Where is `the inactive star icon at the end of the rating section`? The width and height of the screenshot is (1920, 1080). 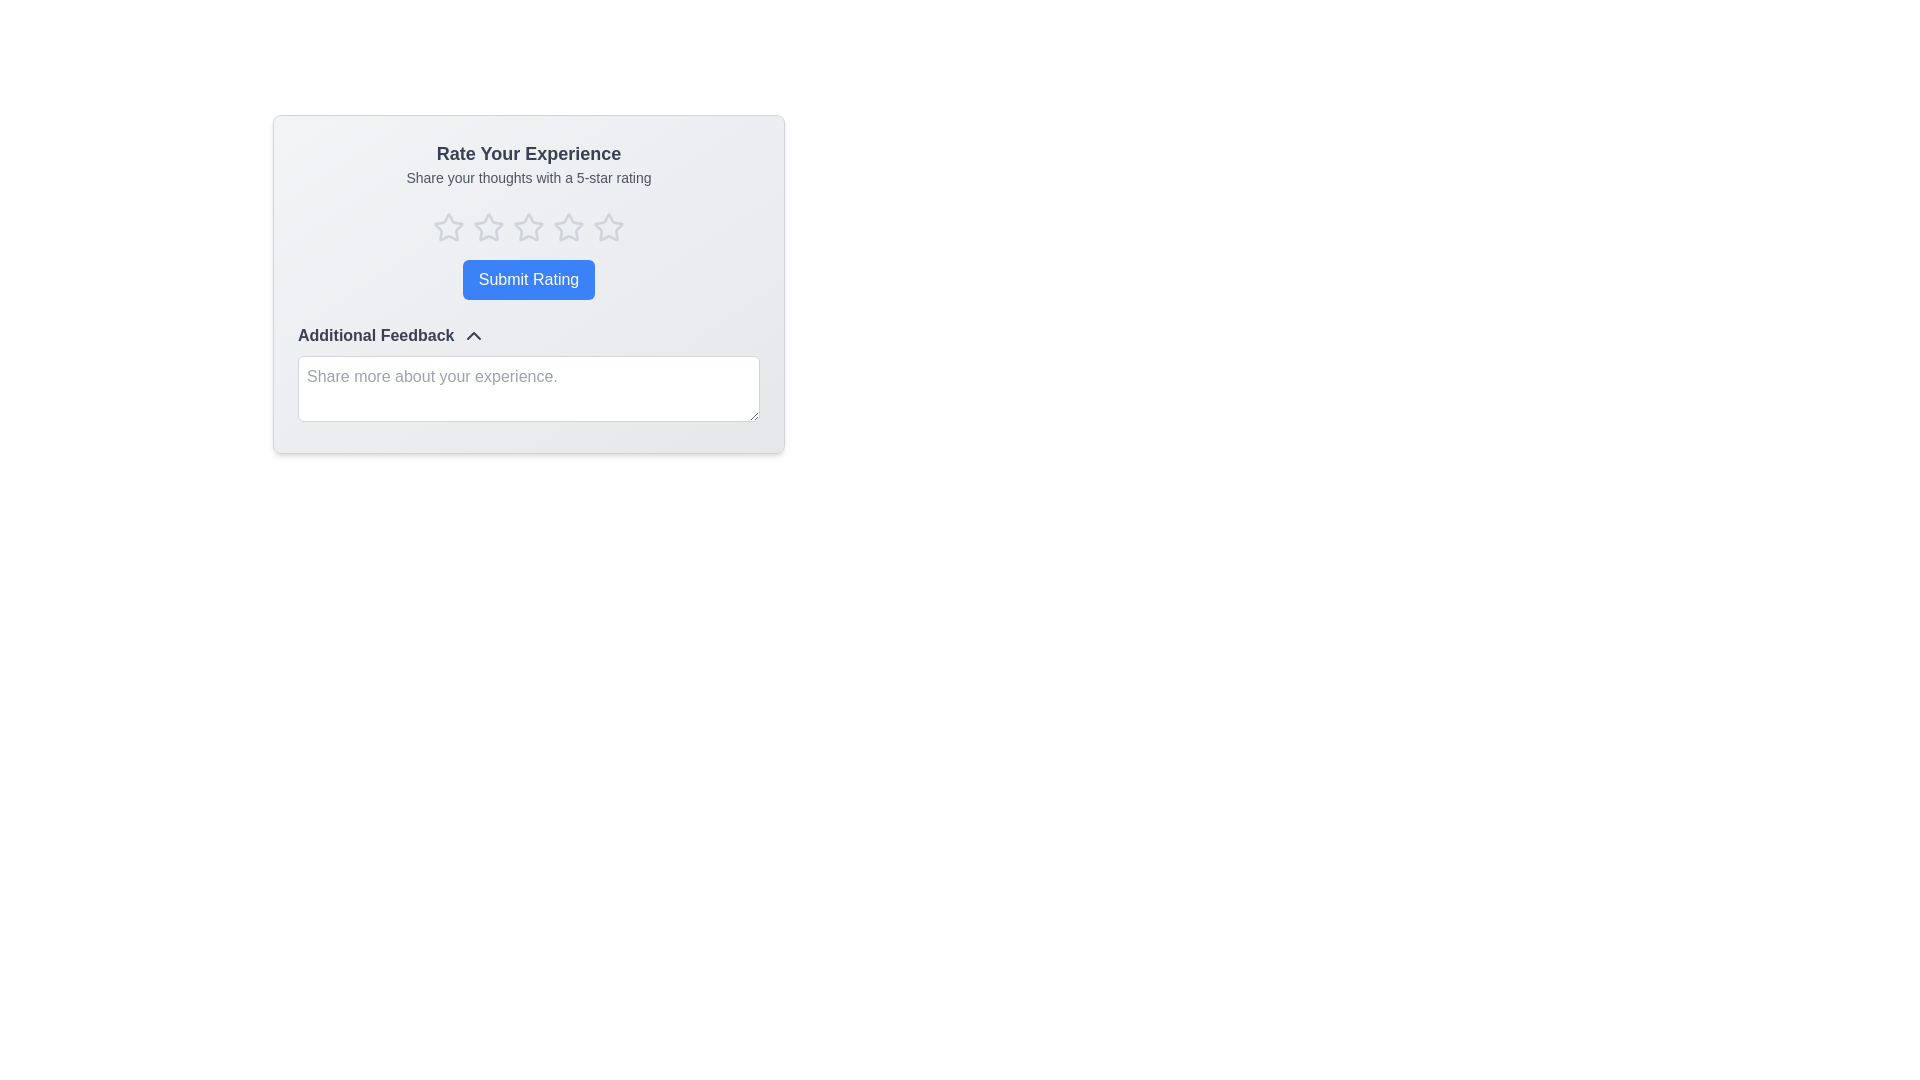 the inactive star icon at the end of the rating section is located at coordinates (608, 226).